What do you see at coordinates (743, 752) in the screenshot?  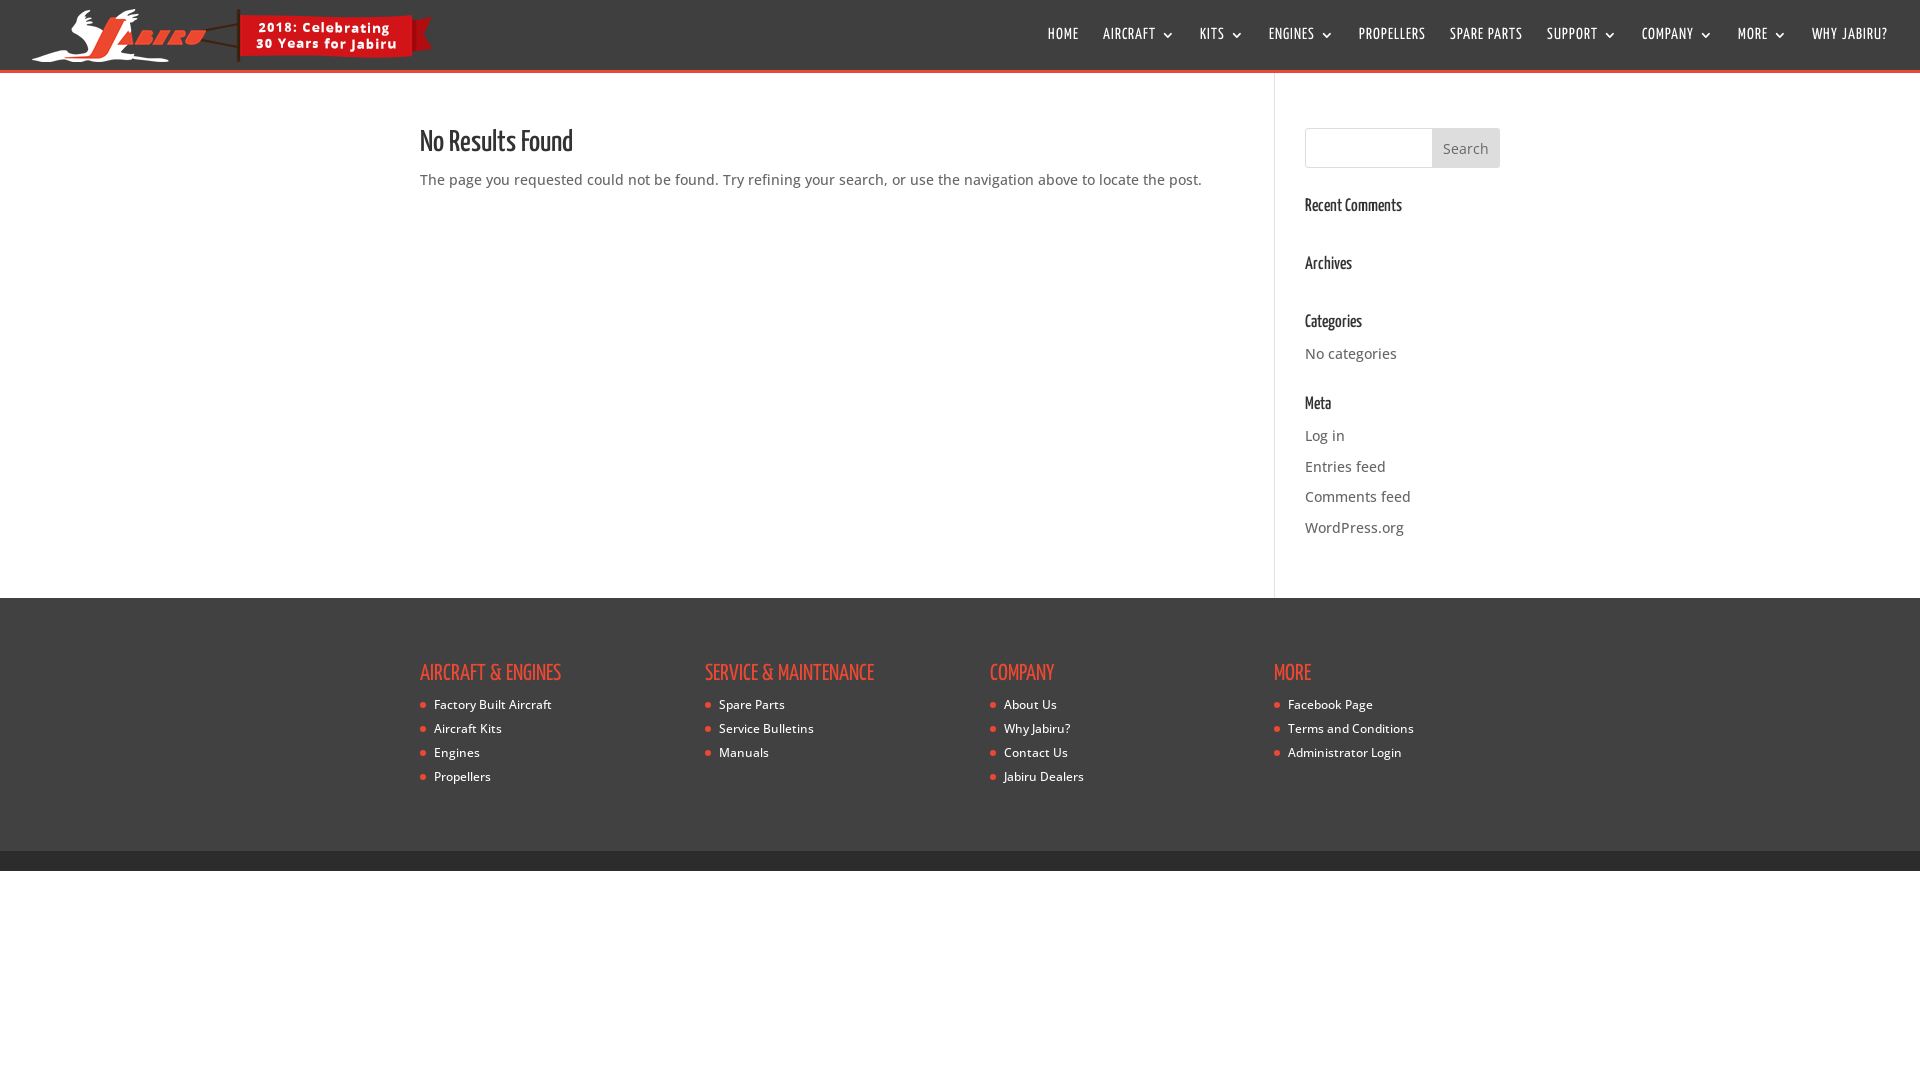 I see `'Manuals'` at bounding box center [743, 752].